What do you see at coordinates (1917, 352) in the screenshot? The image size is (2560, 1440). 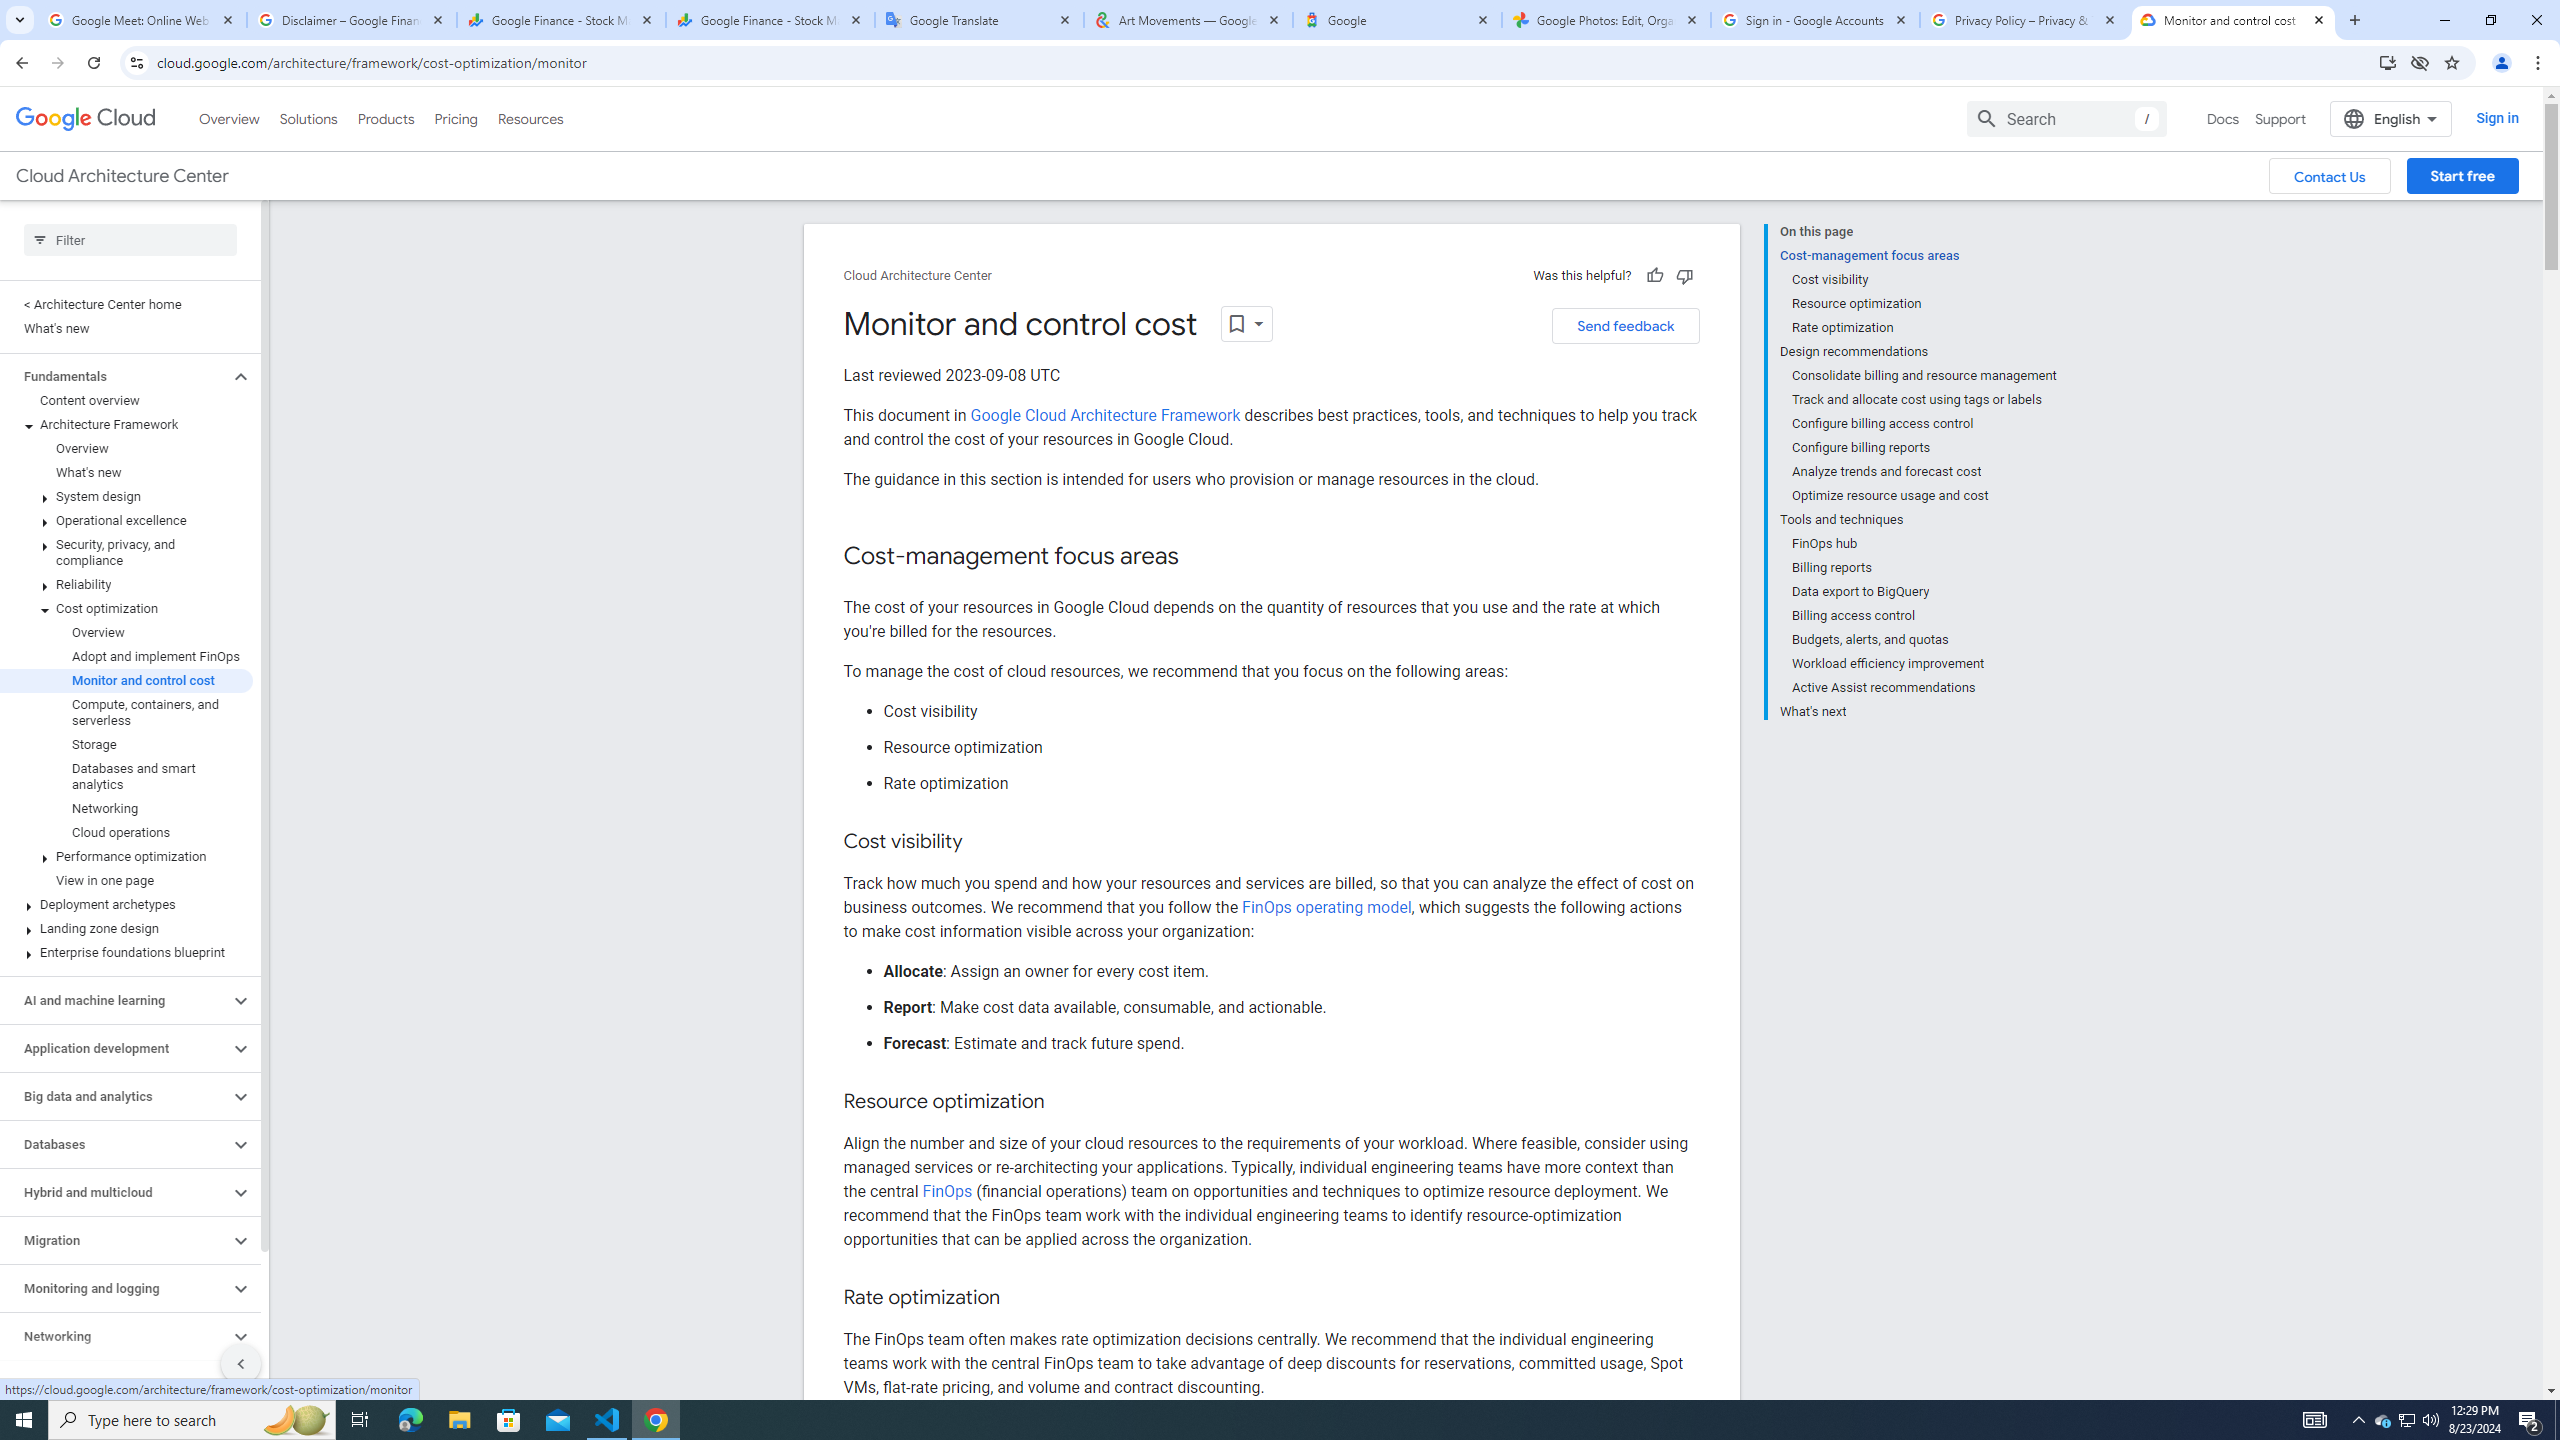 I see `'Design recommendations'` at bounding box center [1917, 352].